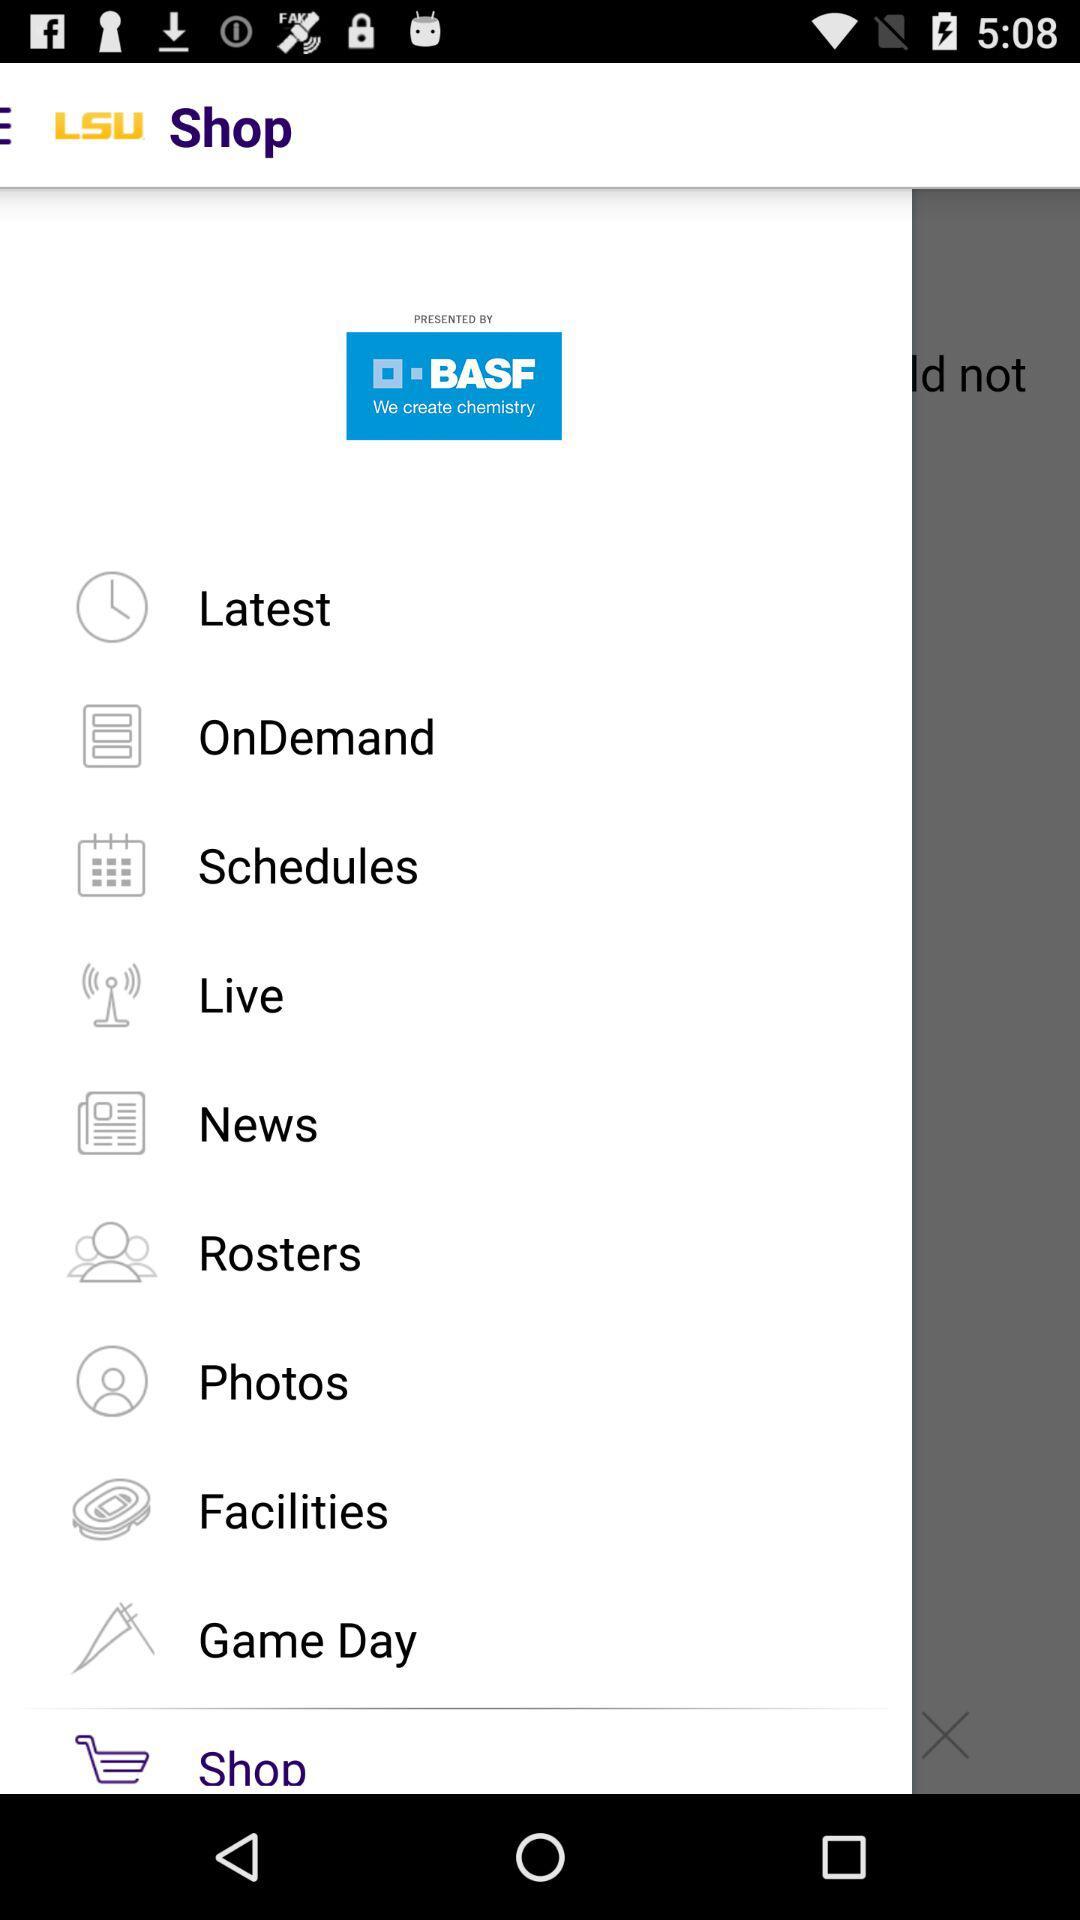 This screenshot has height=1920, width=1080. What do you see at coordinates (675, 1855) in the screenshot?
I see `the minus icon` at bounding box center [675, 1855].